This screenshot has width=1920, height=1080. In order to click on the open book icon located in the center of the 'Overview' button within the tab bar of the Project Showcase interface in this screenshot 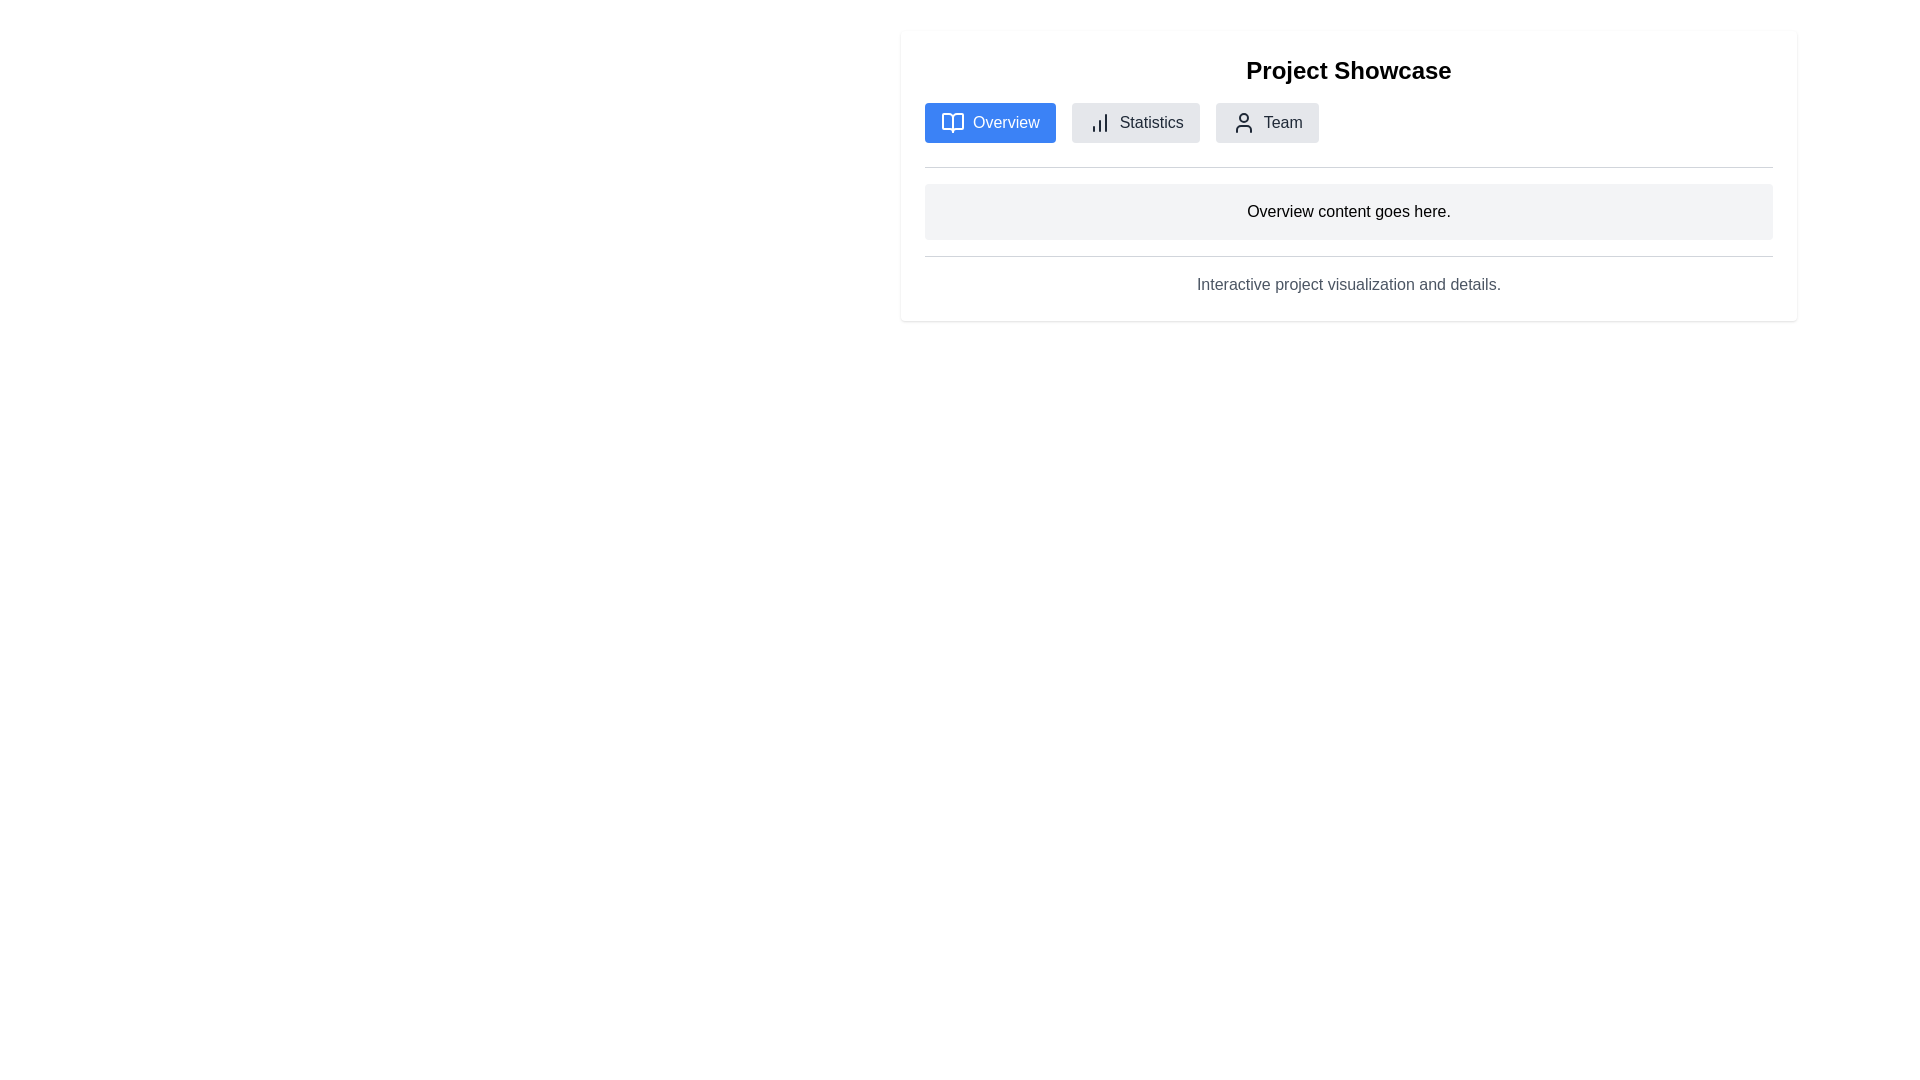, I will do `click(952, 123)`.